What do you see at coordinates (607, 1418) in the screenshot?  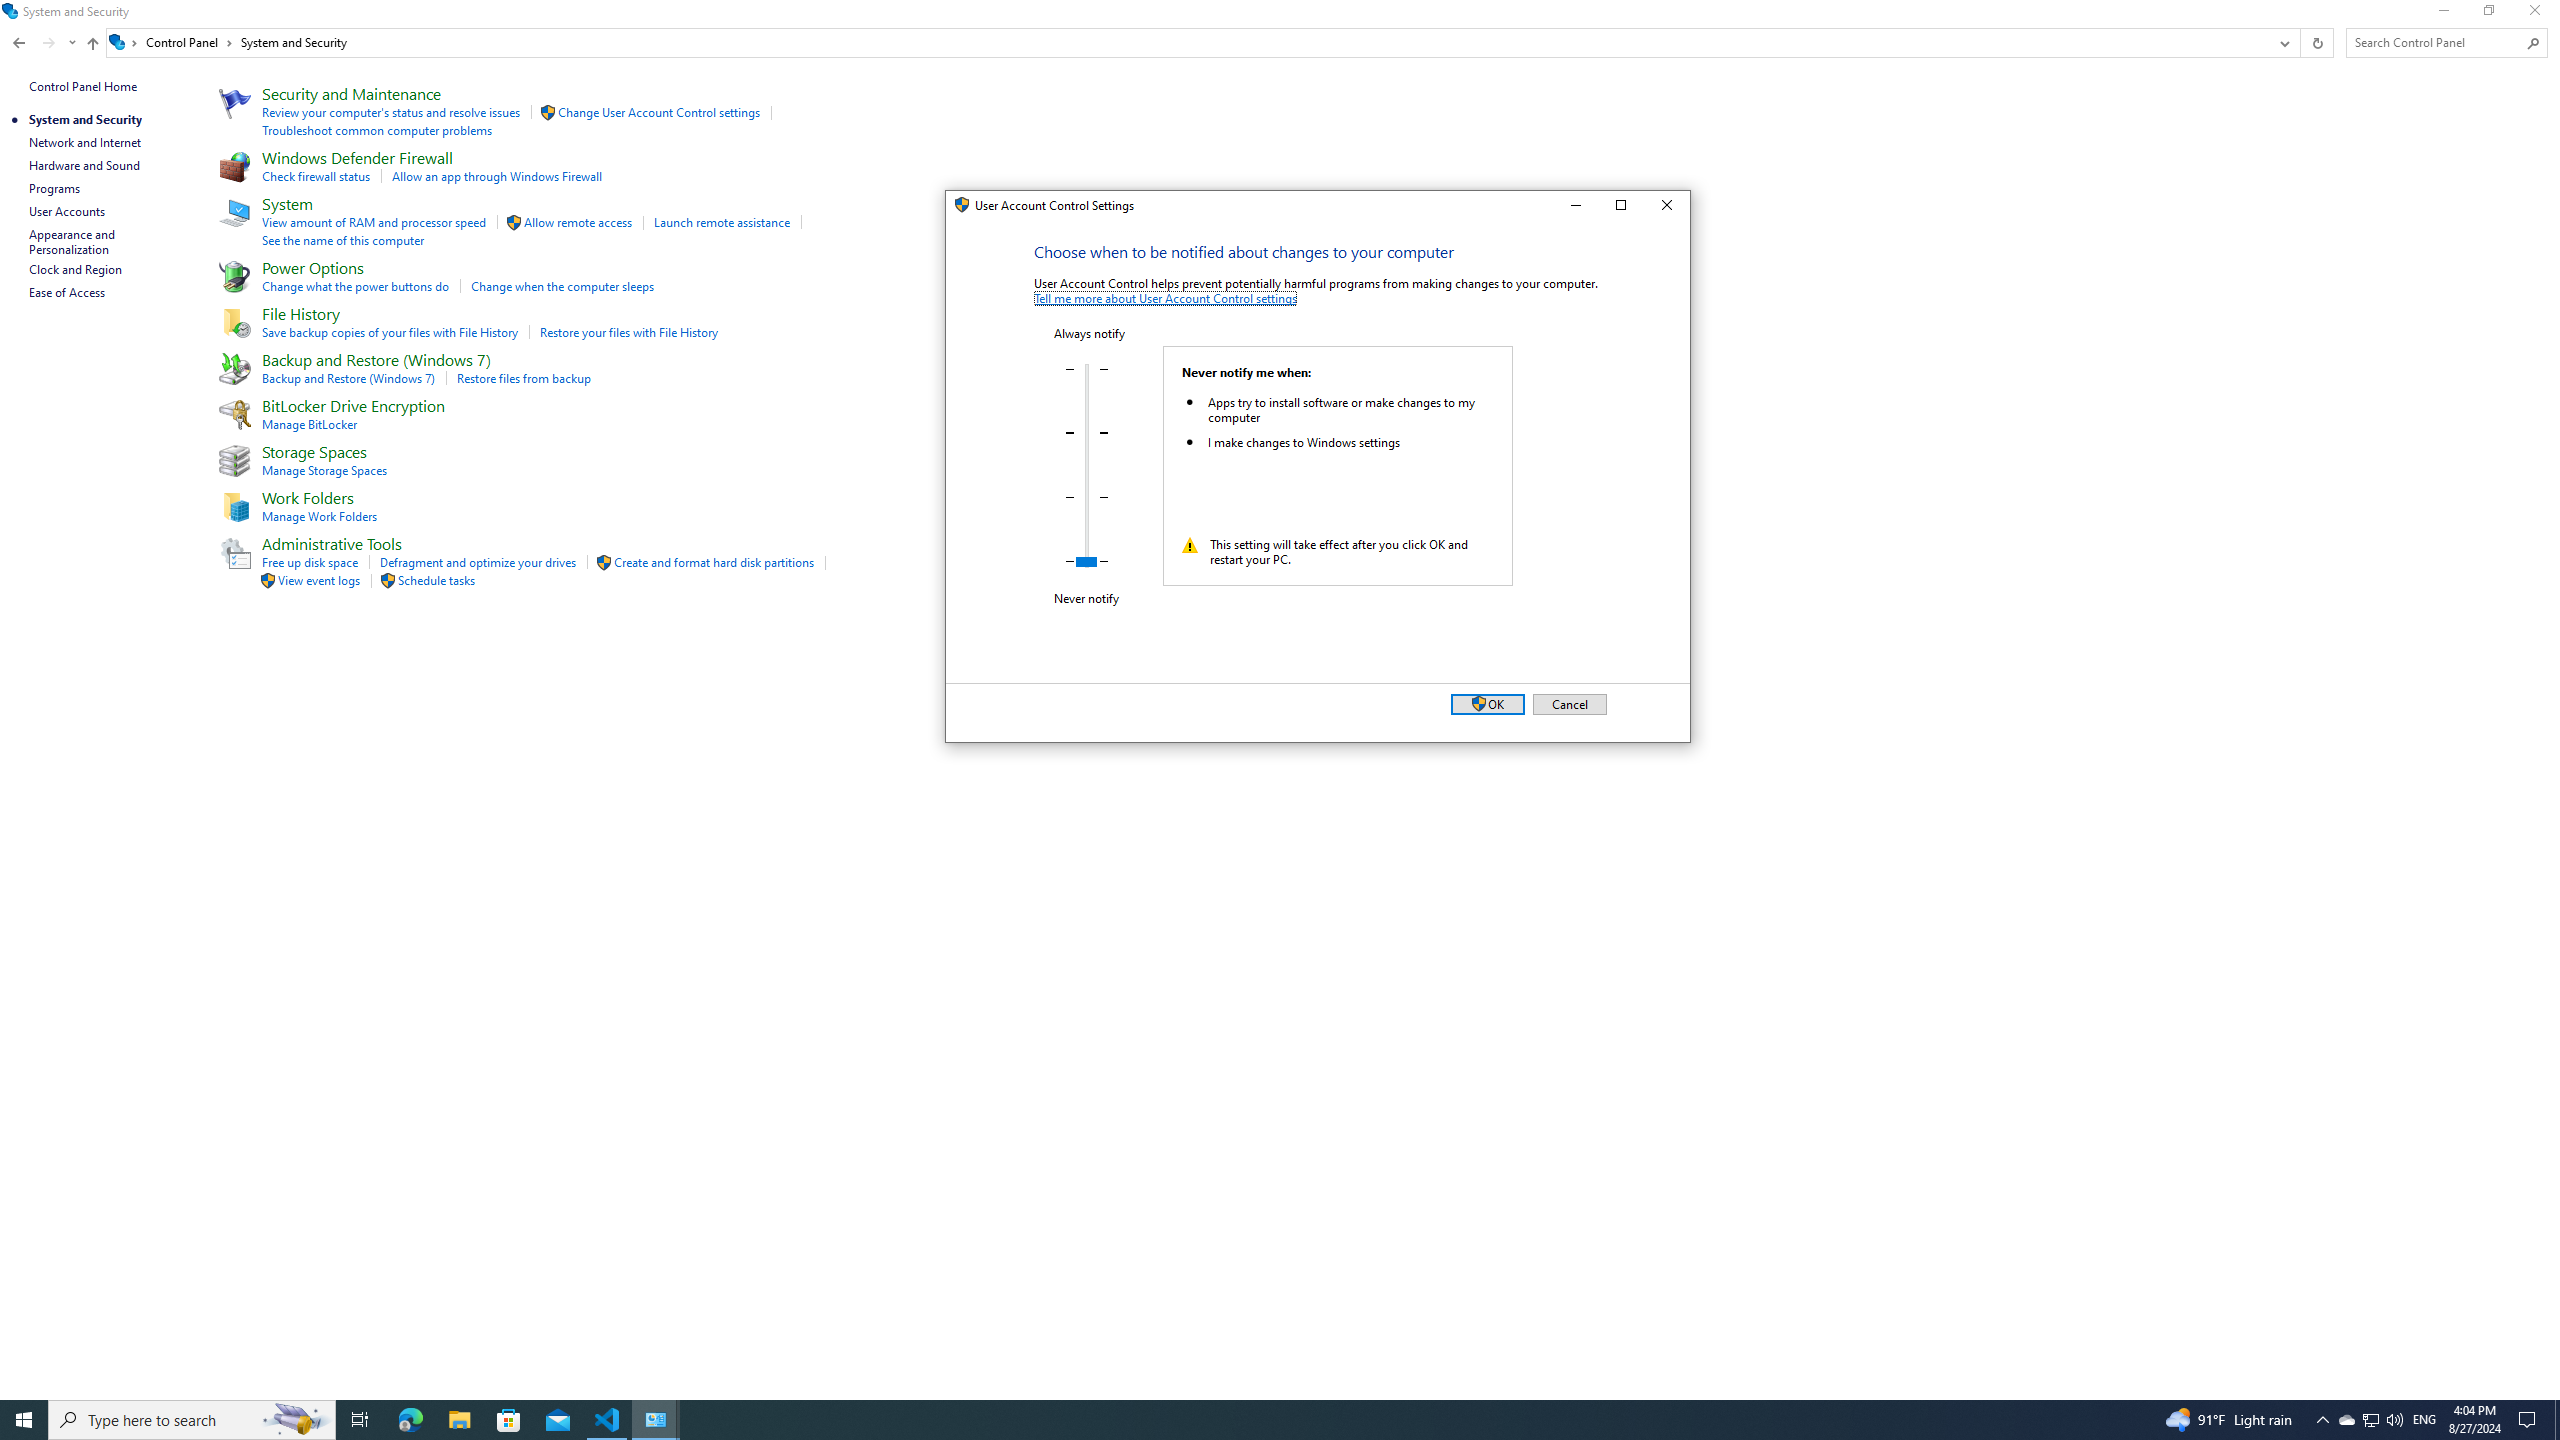 I see `'Visual Studio Code - 1 running window'` at bounding box center [607, 1418].